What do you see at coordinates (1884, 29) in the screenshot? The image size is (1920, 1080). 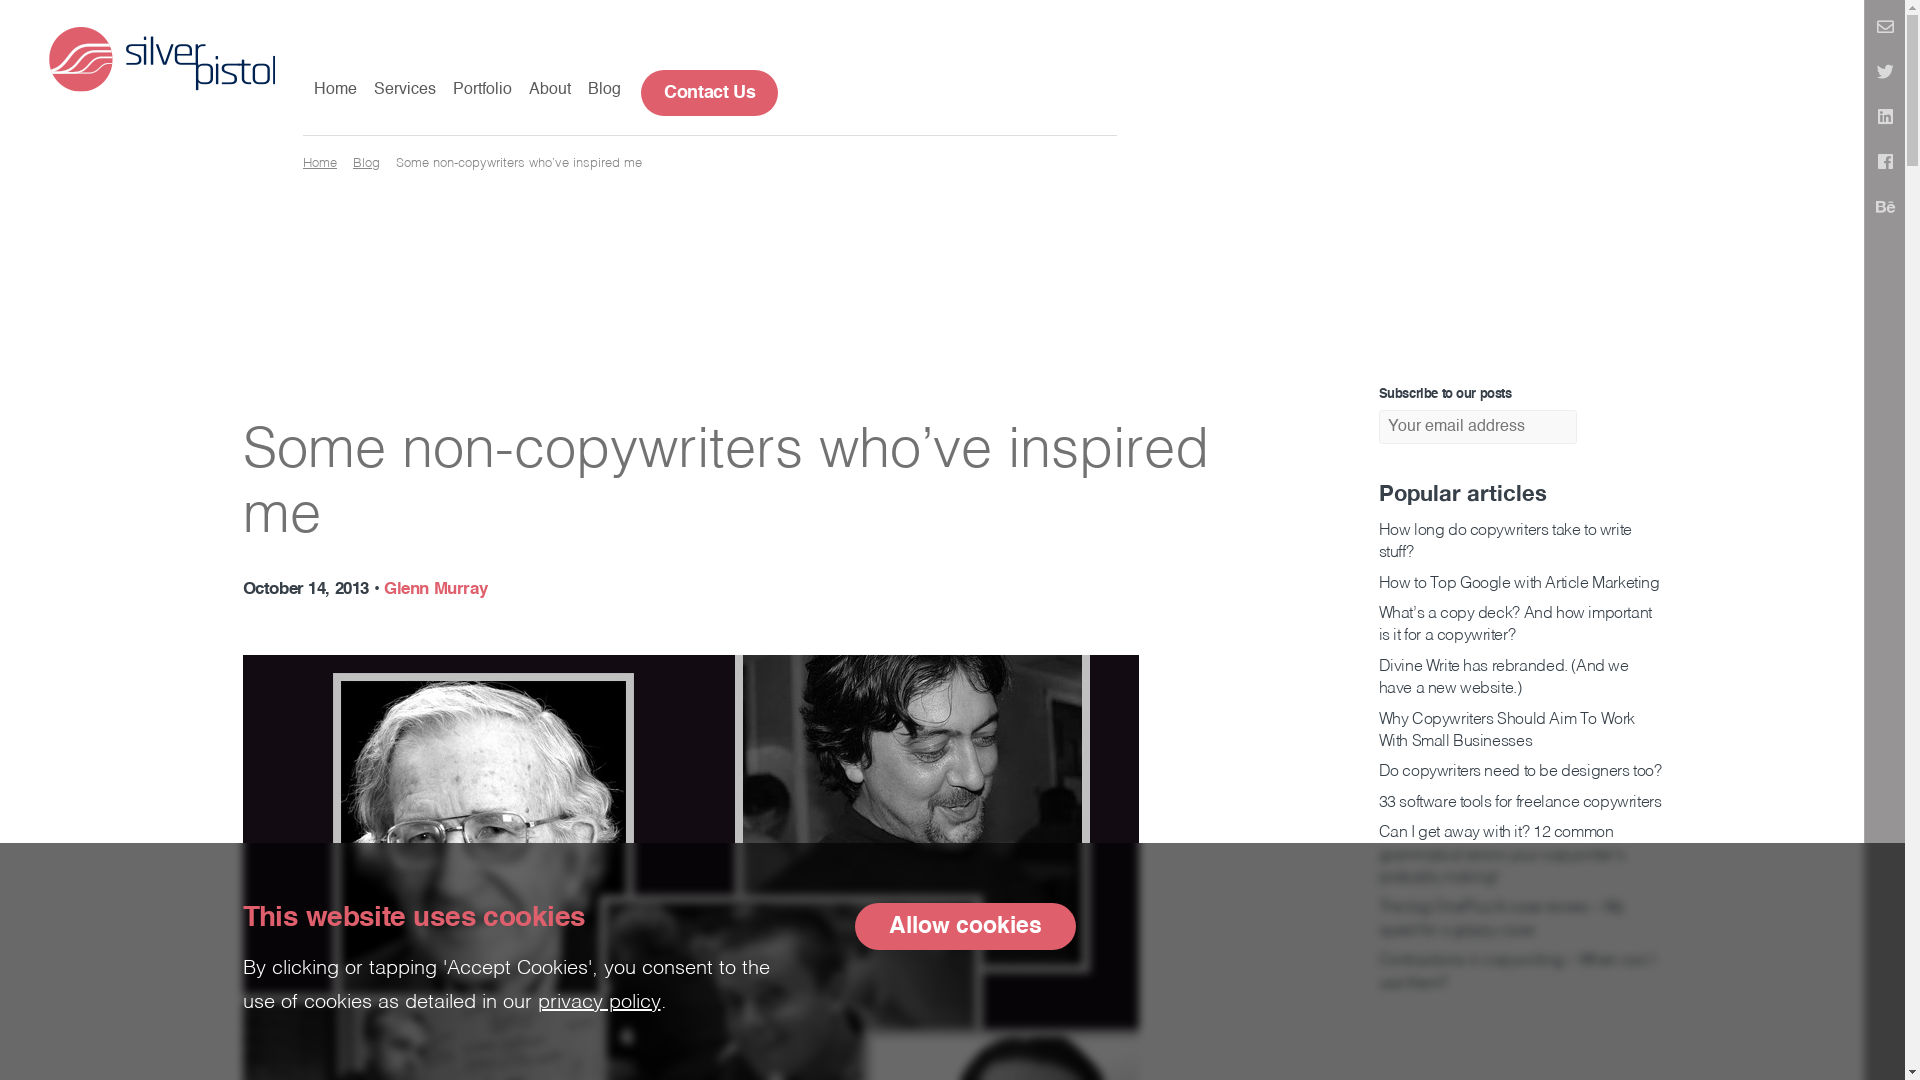 I see `'Send us an email'` at bounding box center [1884, 29].